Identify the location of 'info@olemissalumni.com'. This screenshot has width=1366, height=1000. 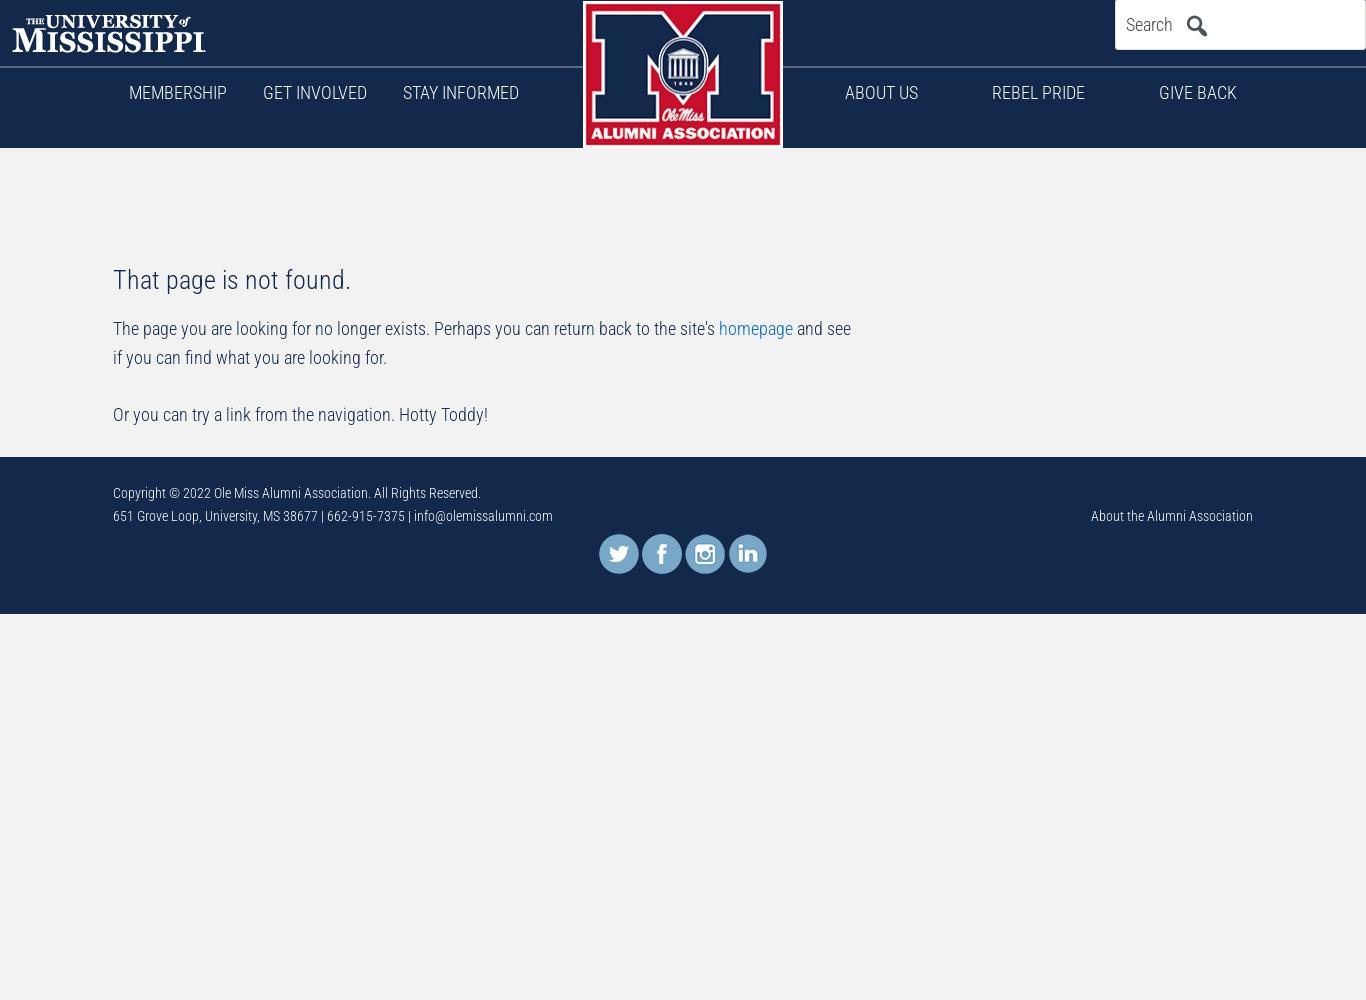
(483, 516).